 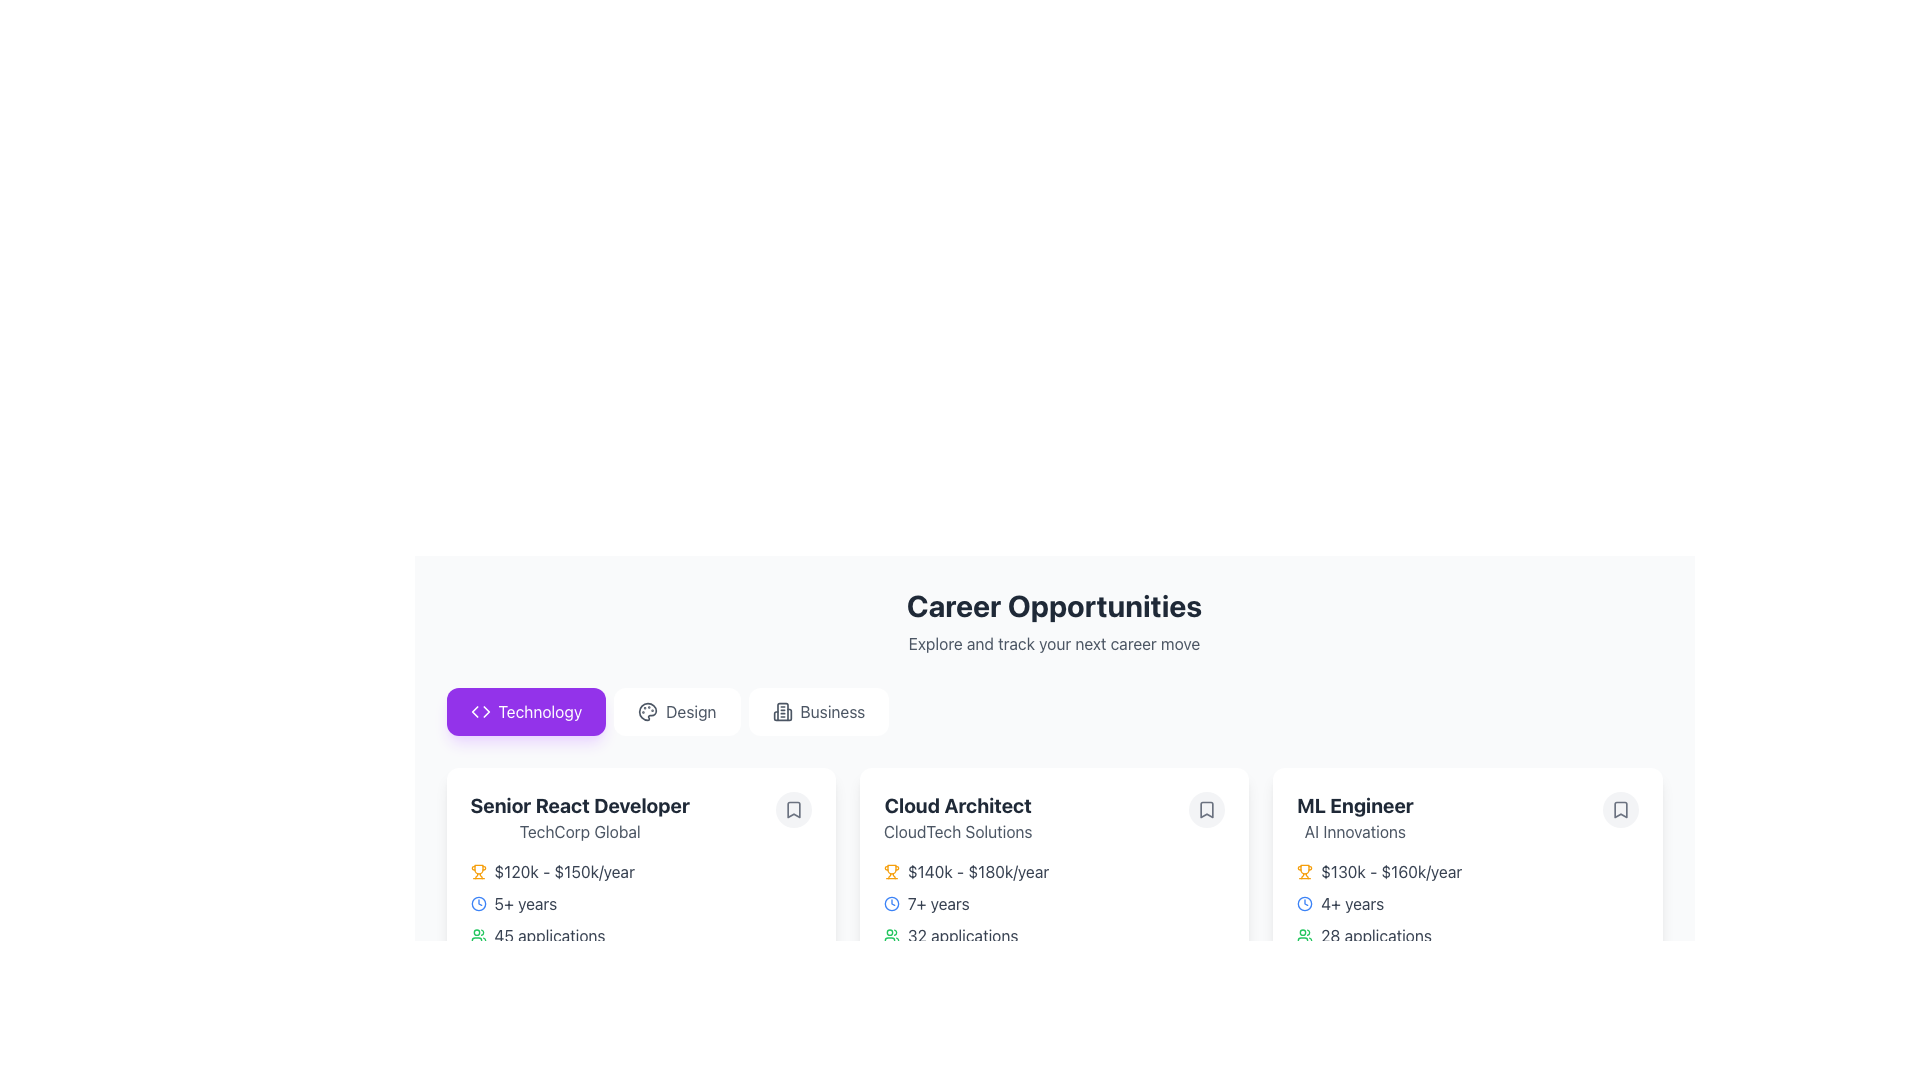 I want to click on the small blue clock icon located to the left of the '7+ years' text in the 'Cloud Architect' job card, so click(x=890, y=903).